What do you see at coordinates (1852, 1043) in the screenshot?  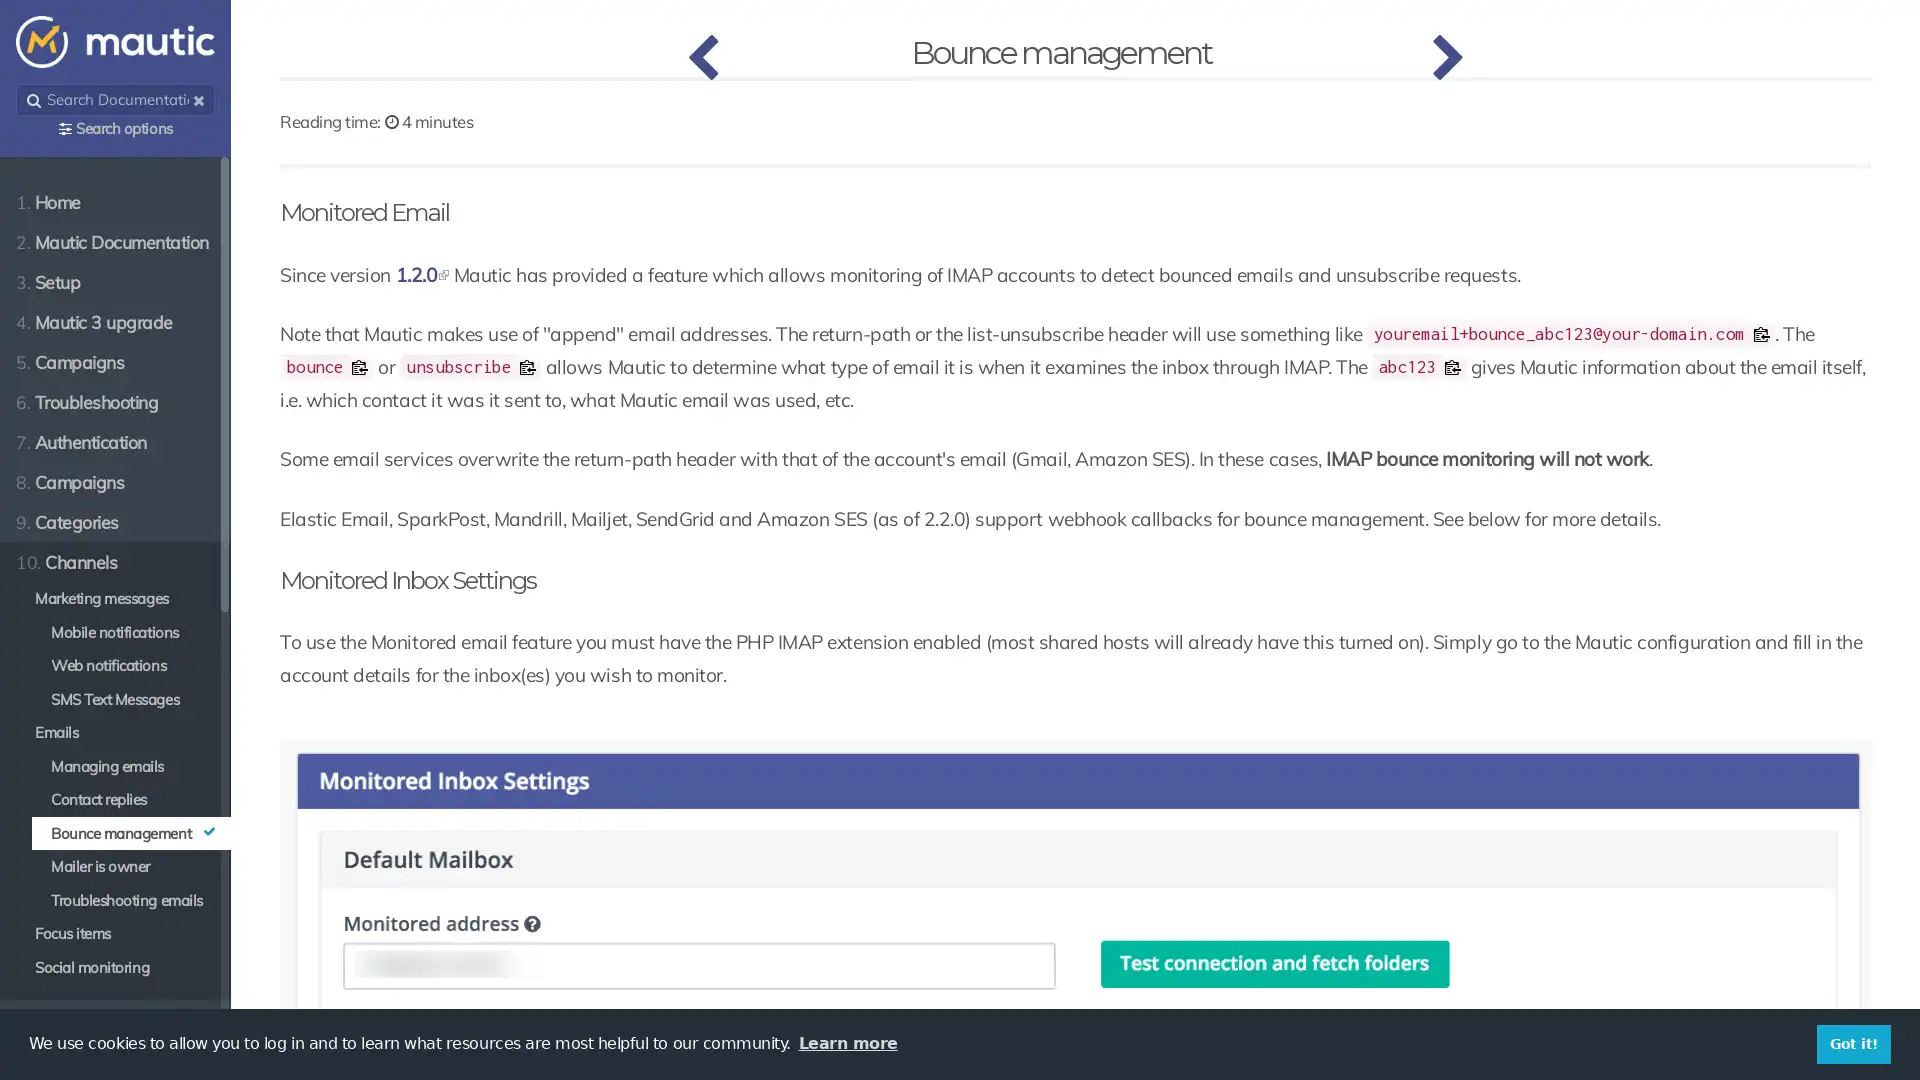 I see `dismiss cookie message` at bounding box center [1852, 1043].